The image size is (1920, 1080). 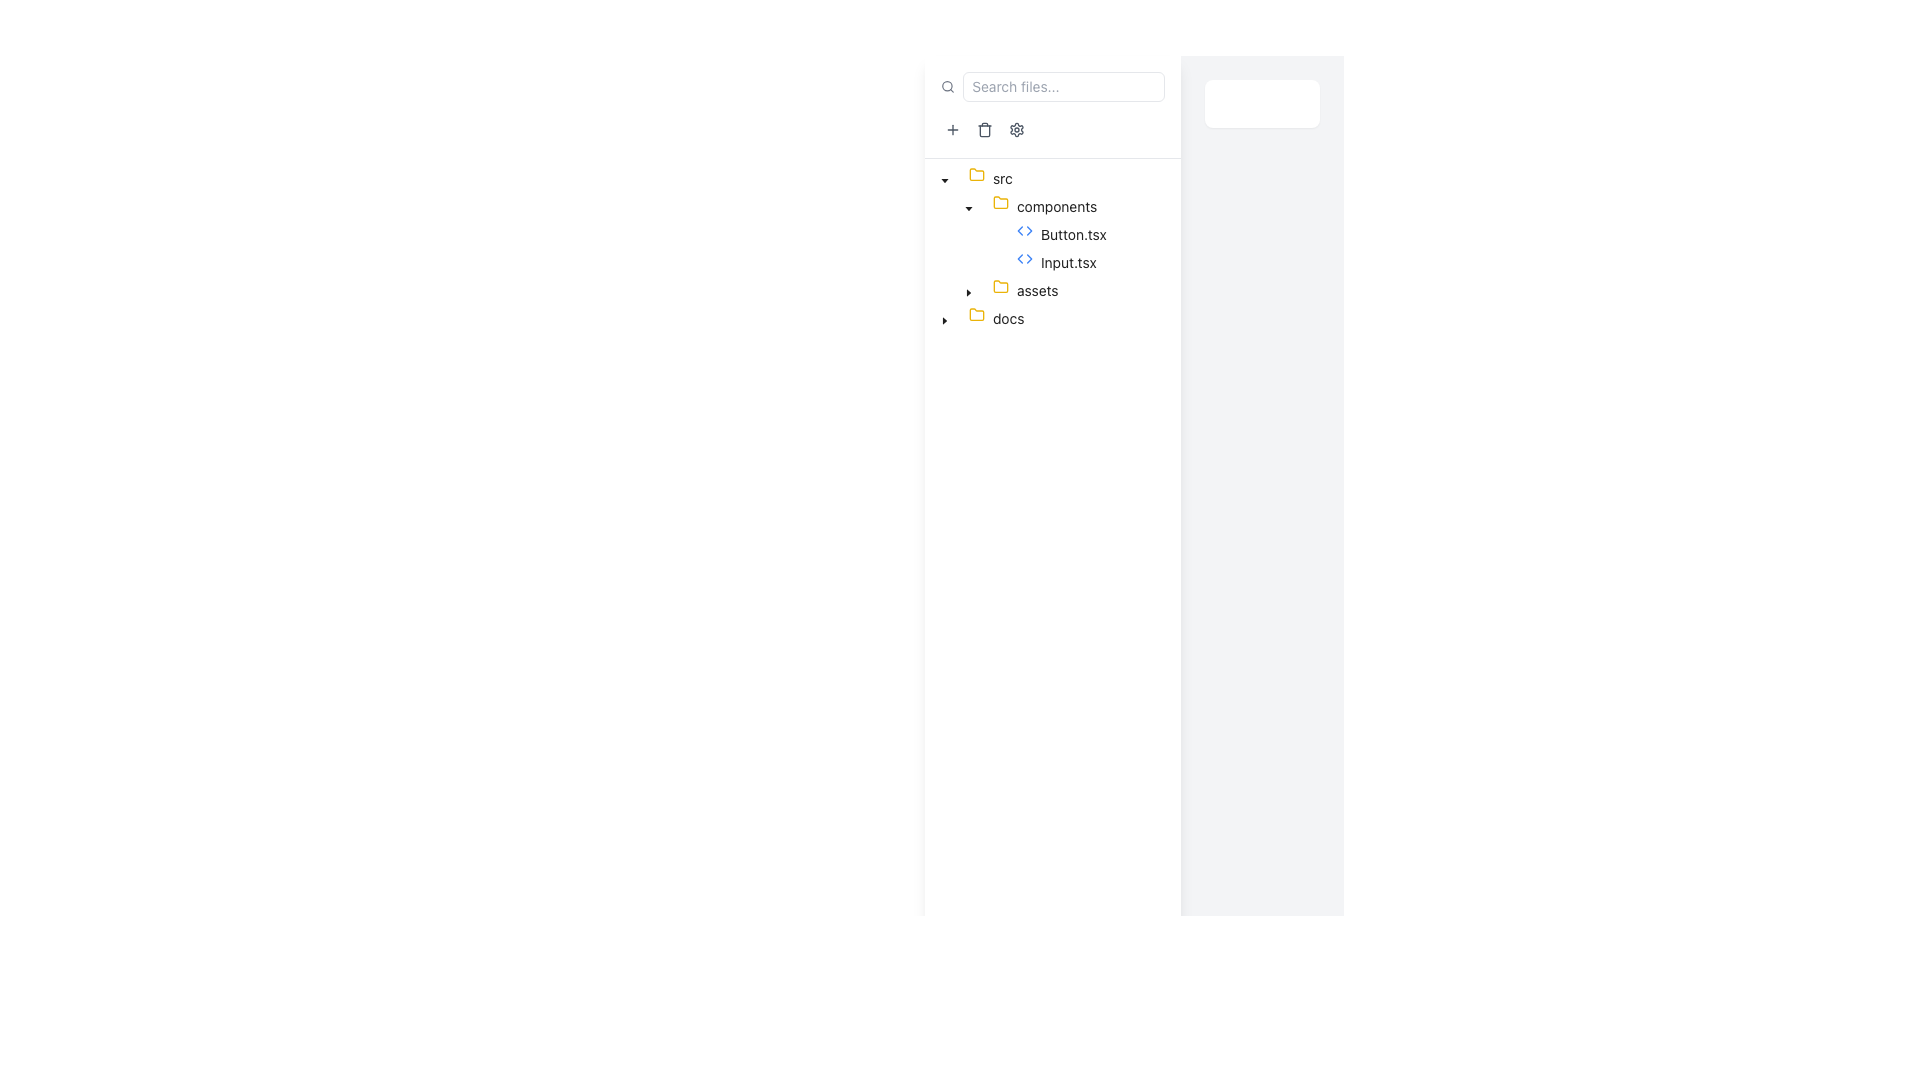 I want to click on the yellow Folder icon representing the 'docs' directory in the file navigation tree, so click(x=980, y=318).